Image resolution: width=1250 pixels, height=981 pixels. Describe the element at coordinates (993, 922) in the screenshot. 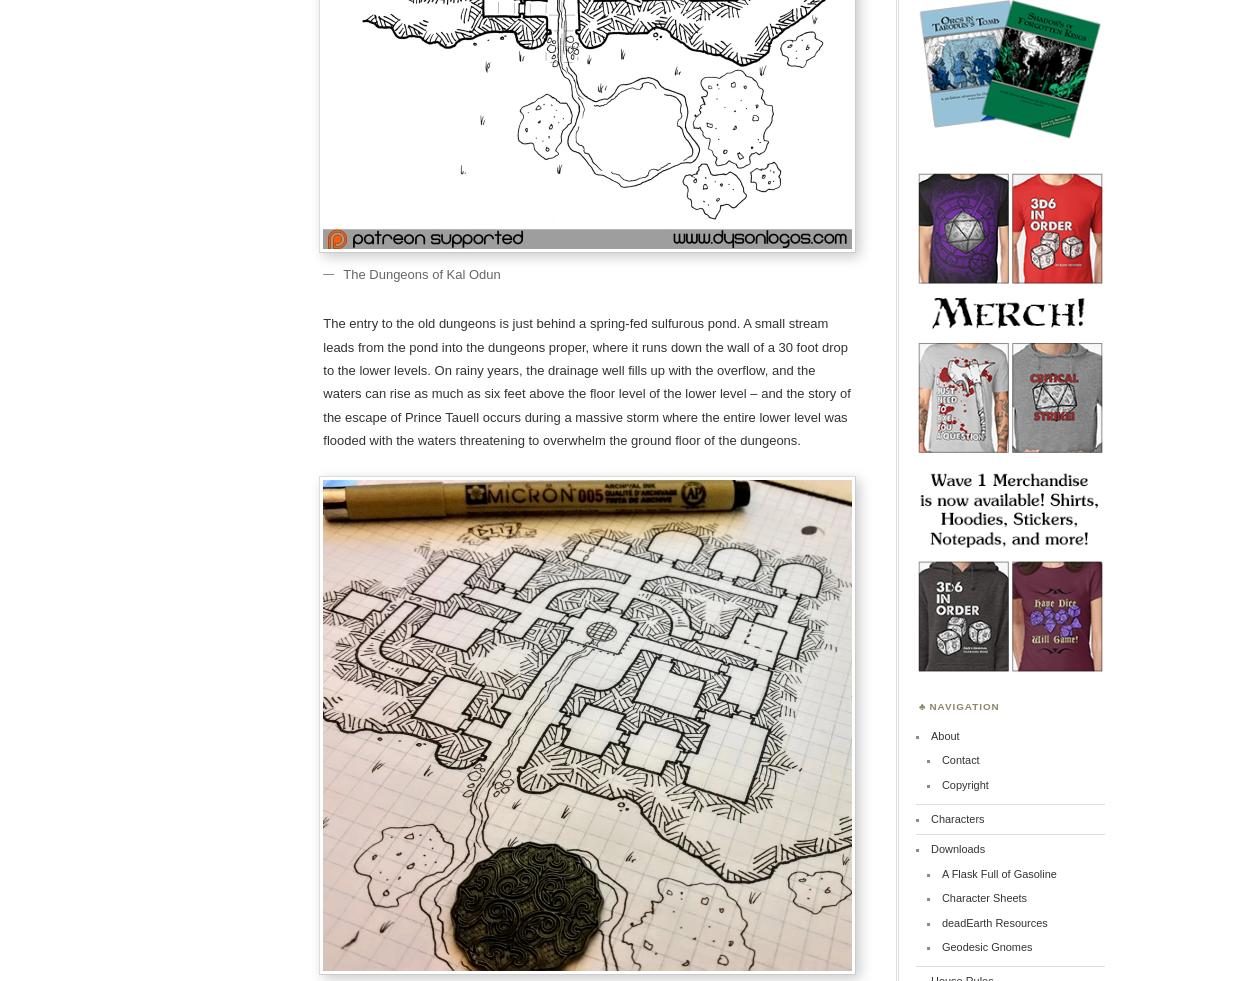

I see `'deadEarth Resources'` at that location.